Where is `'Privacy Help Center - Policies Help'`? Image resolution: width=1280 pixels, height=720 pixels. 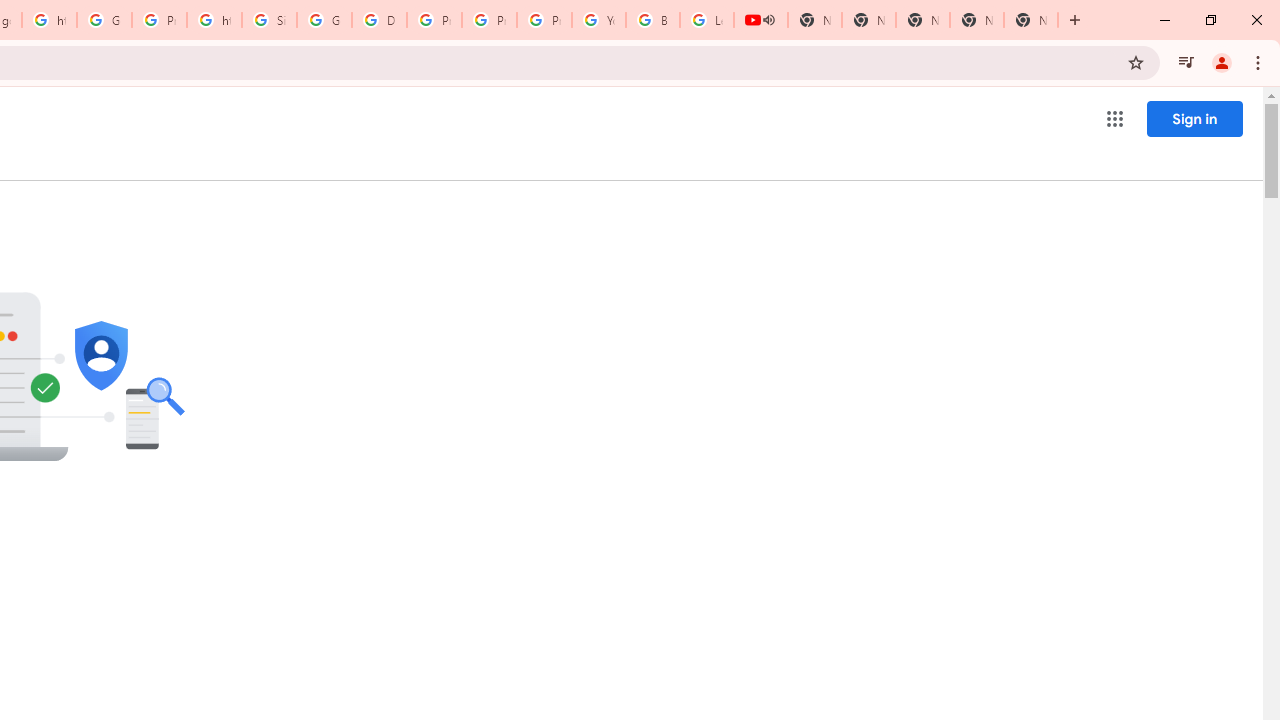
'Privacy Help Center - Policies Help' is located at coordinates (433, 20).